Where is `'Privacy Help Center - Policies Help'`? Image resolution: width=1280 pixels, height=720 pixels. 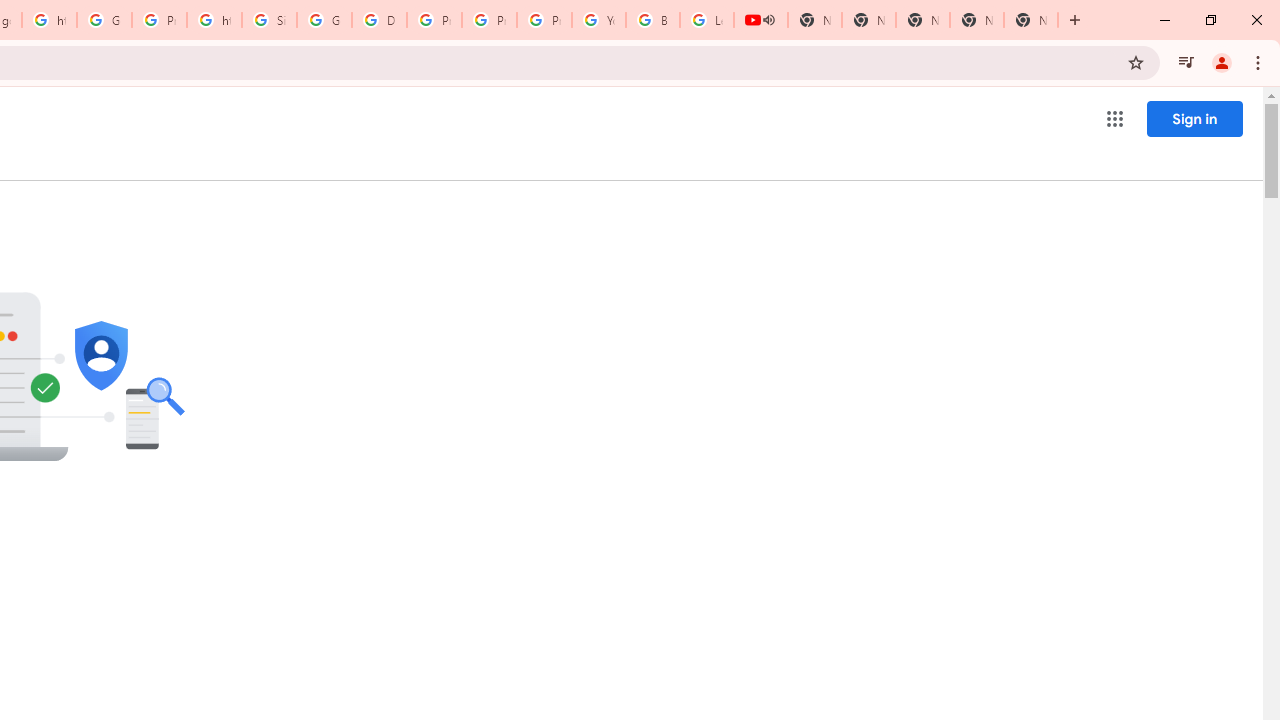
'Privacy Help Center - Policies Help' is located at coordinates (433, 20).